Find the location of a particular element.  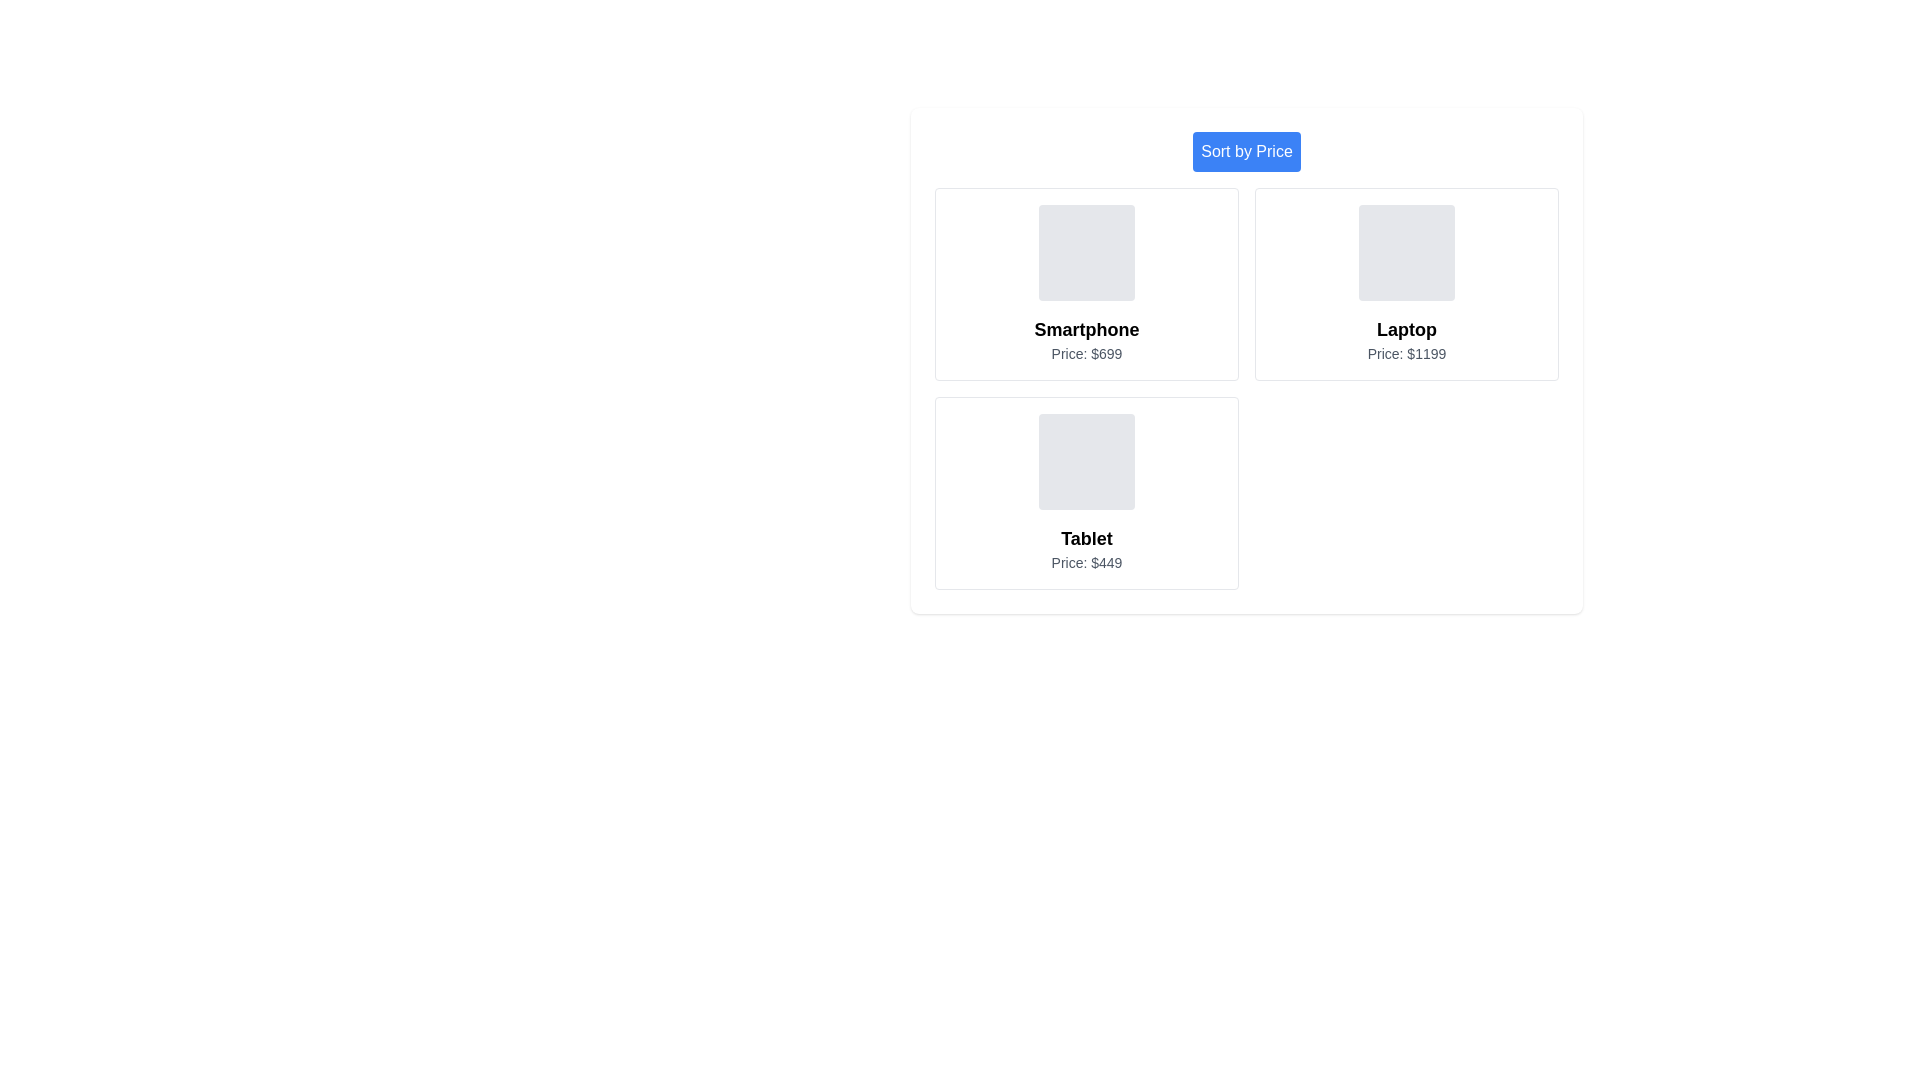

the product card for Laptop is located at coordinates (1405, 284).